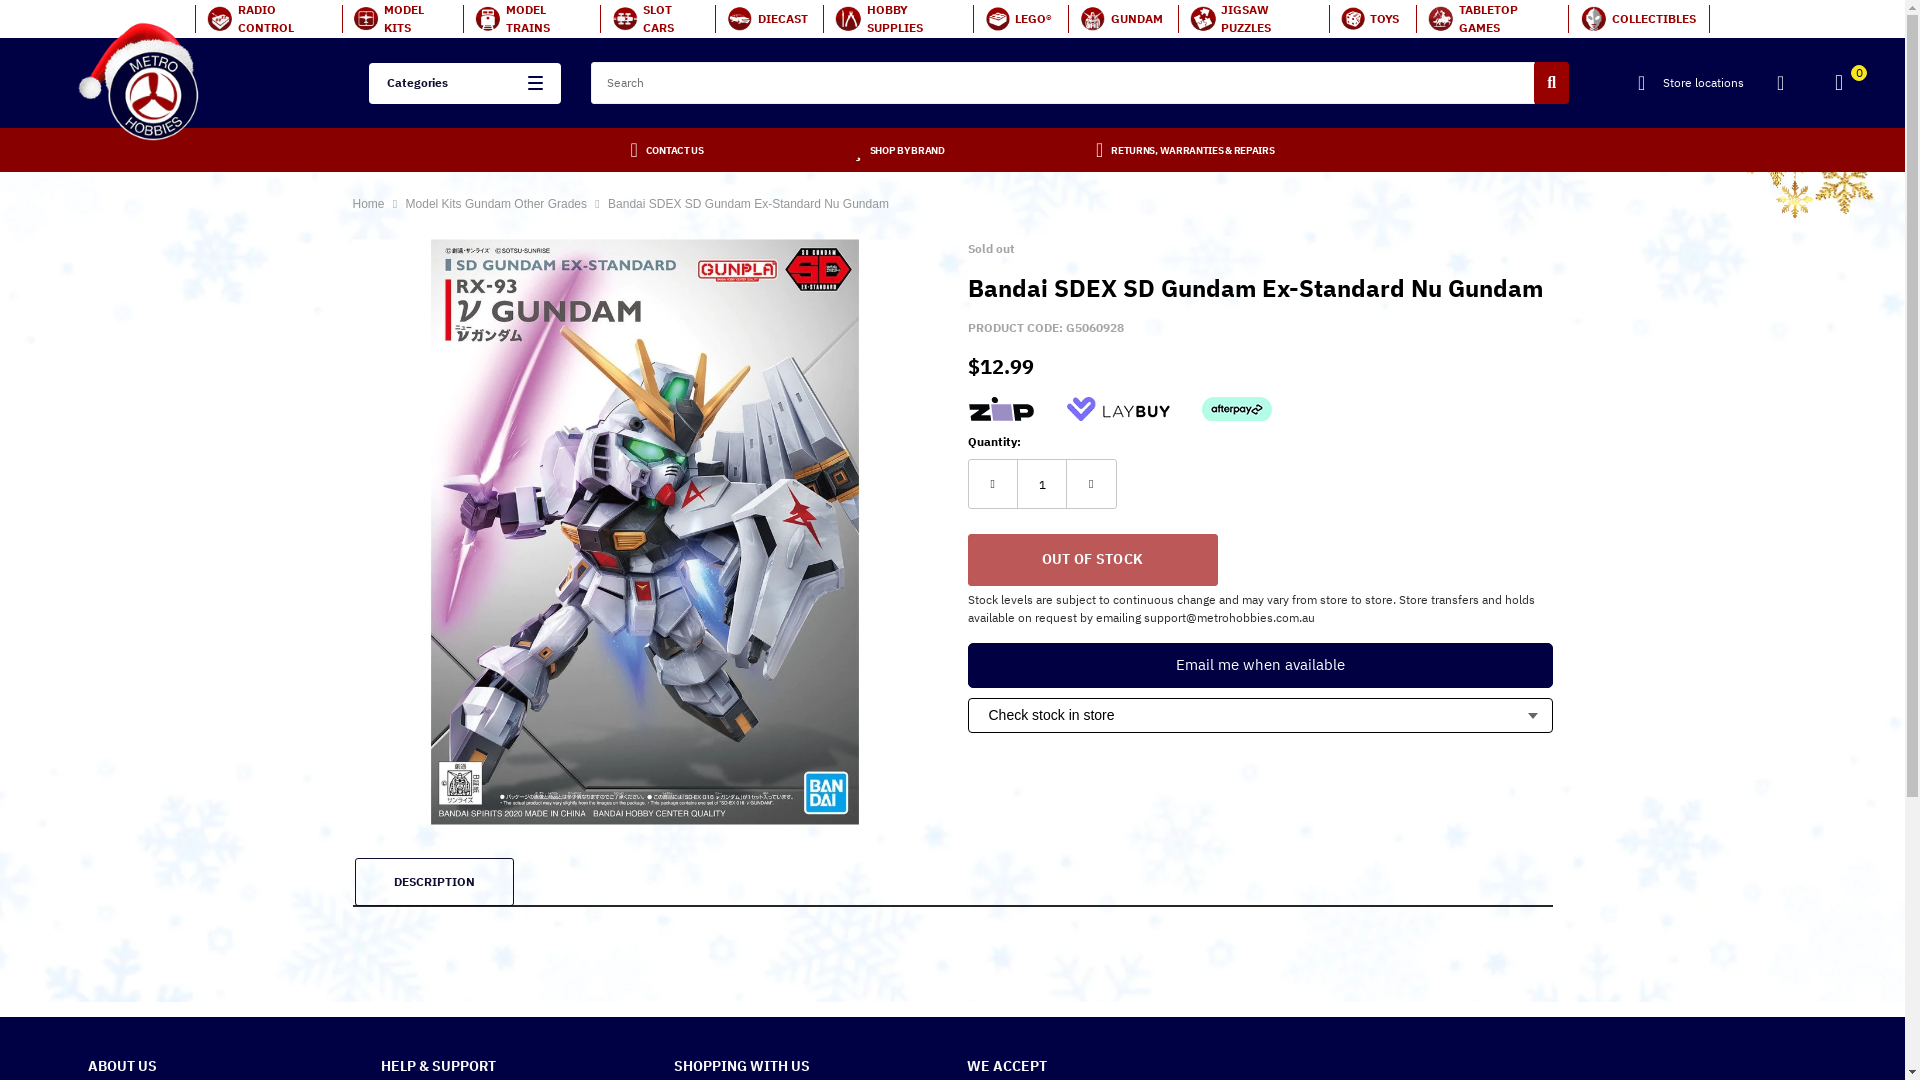 The width and height of the screenshot is (1920, 1080). I want to click on 'HOBBY SUPPLIES', so click(822, 19).